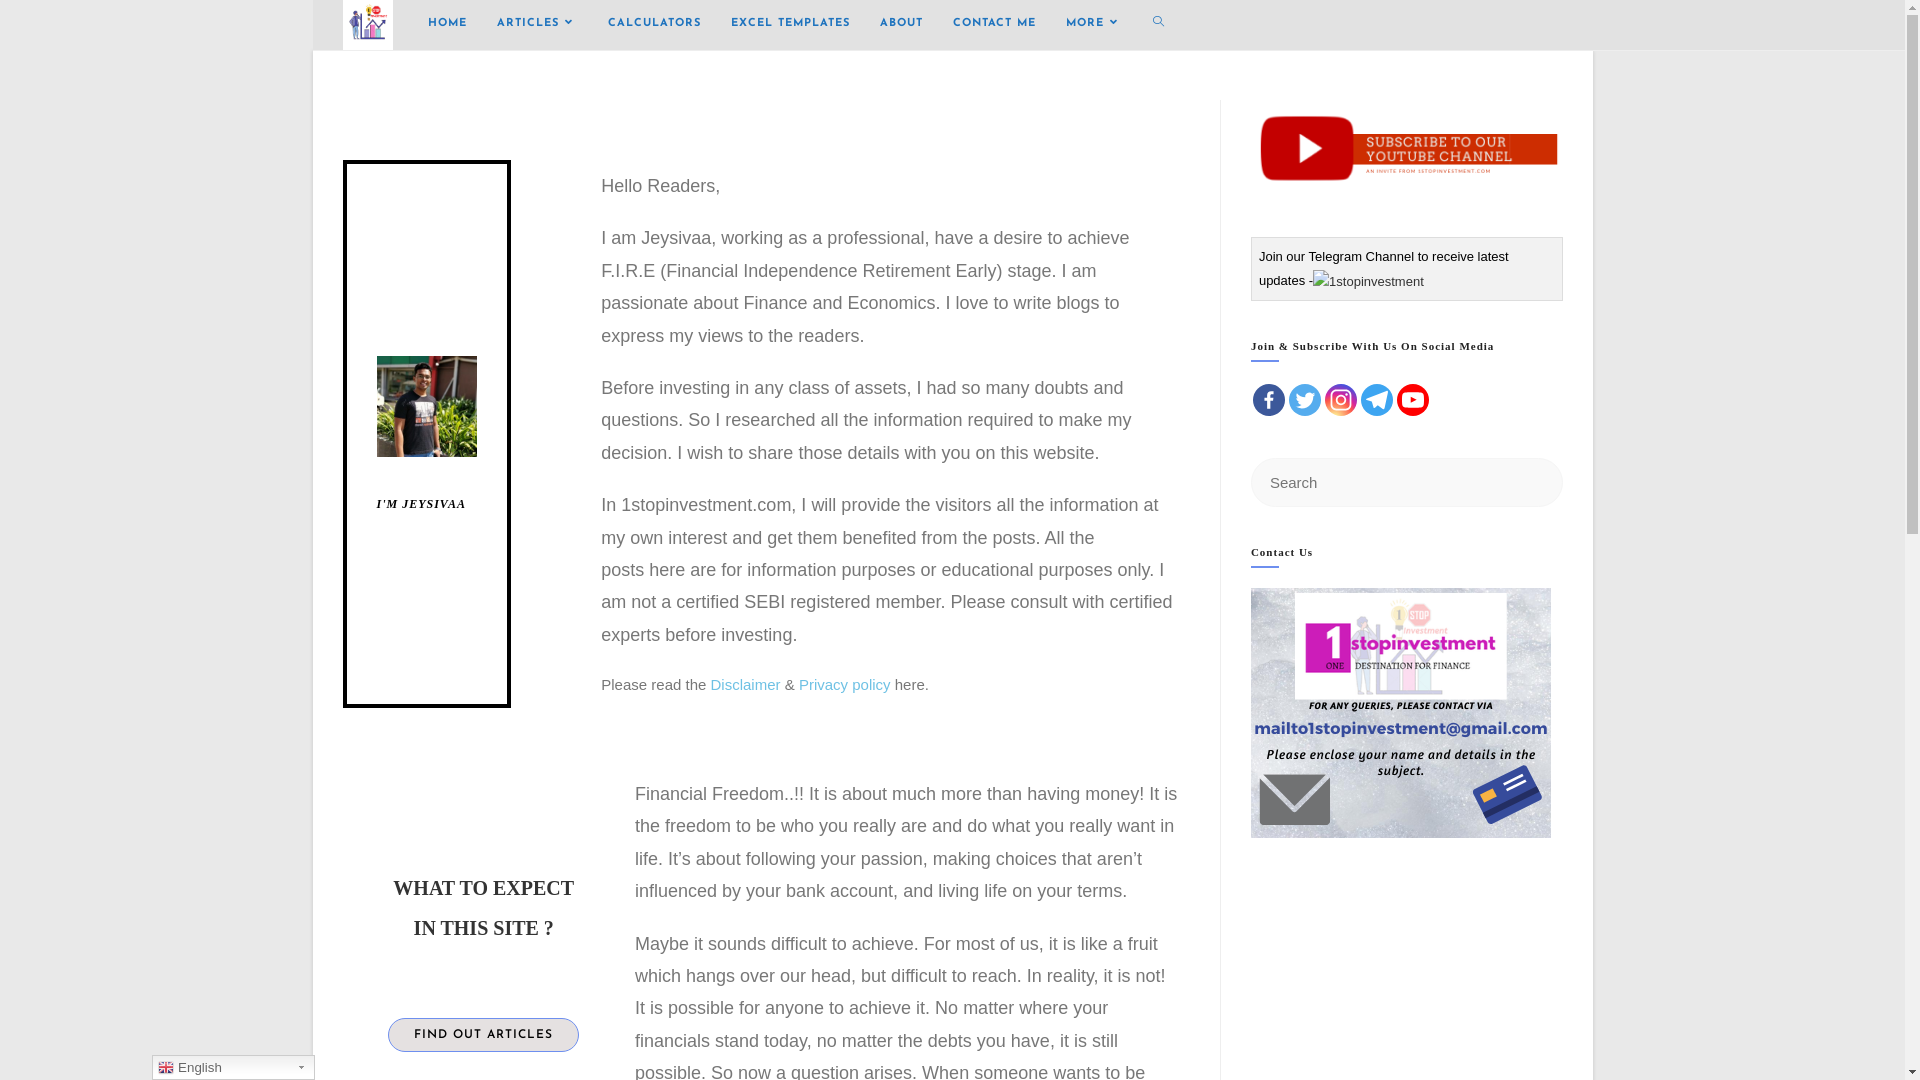 The width and height of the screenshot is (1920, 1080). Describe the element at coordinates (1360, 400) in the screenshot. I see `'Telegram'` at that location.